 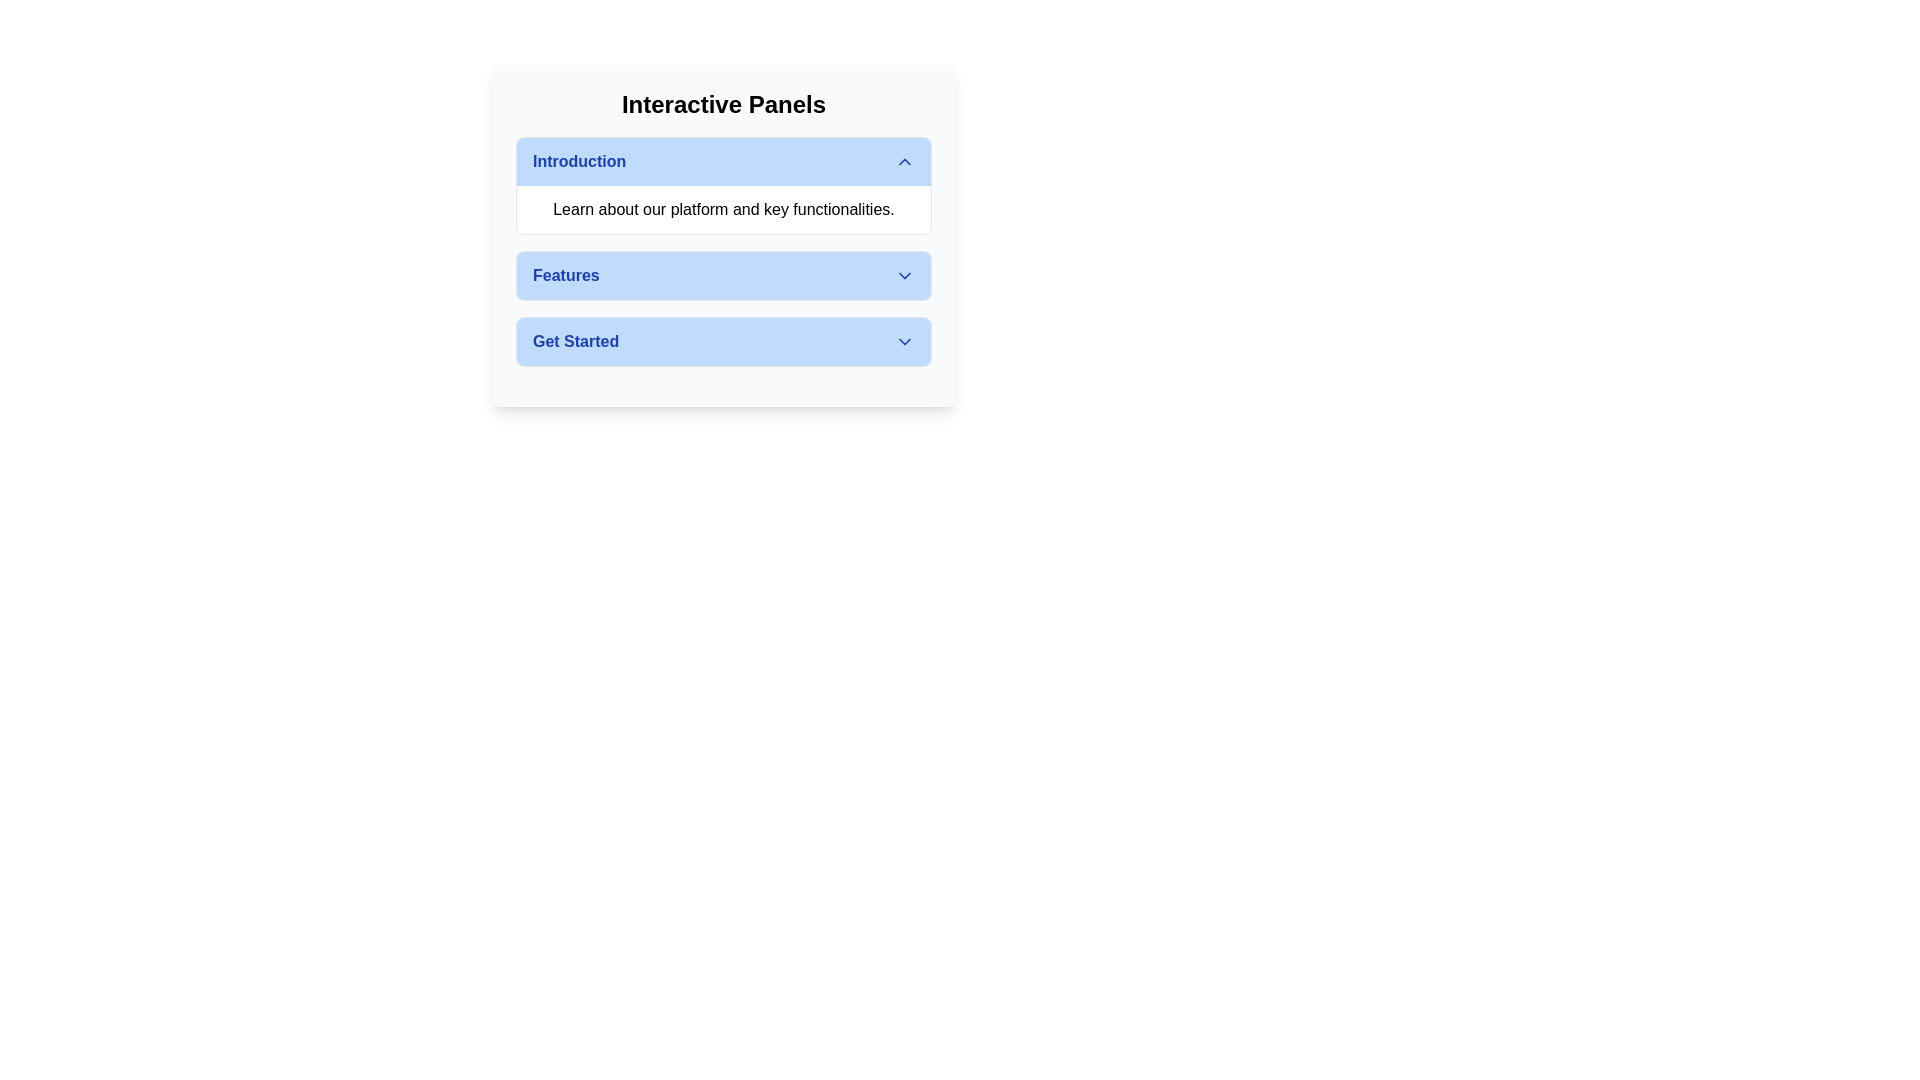 I want to click on the first collapsible panel located underneath the 'Interactive Panels' title, so click(x=723, y=185).